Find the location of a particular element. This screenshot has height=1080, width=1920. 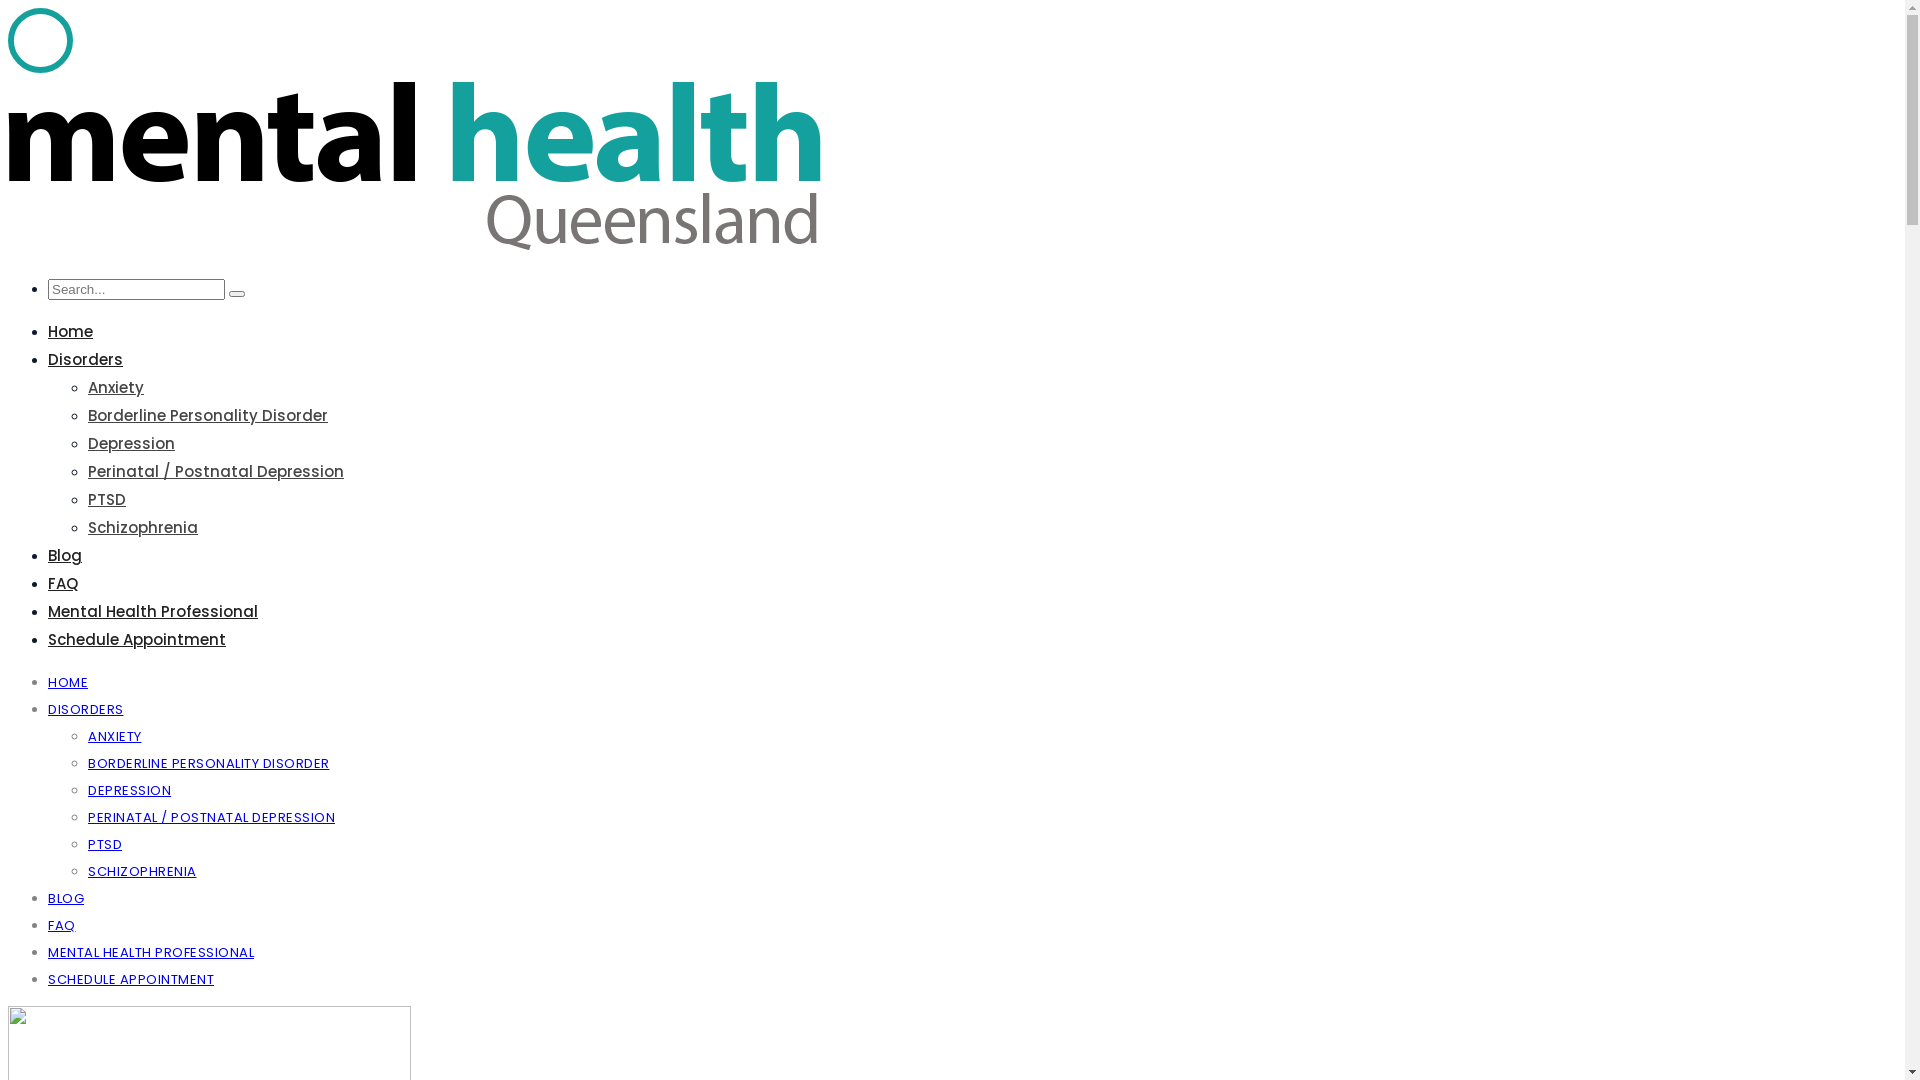

'DEPRESSION' is located at coordinates (86, 789).